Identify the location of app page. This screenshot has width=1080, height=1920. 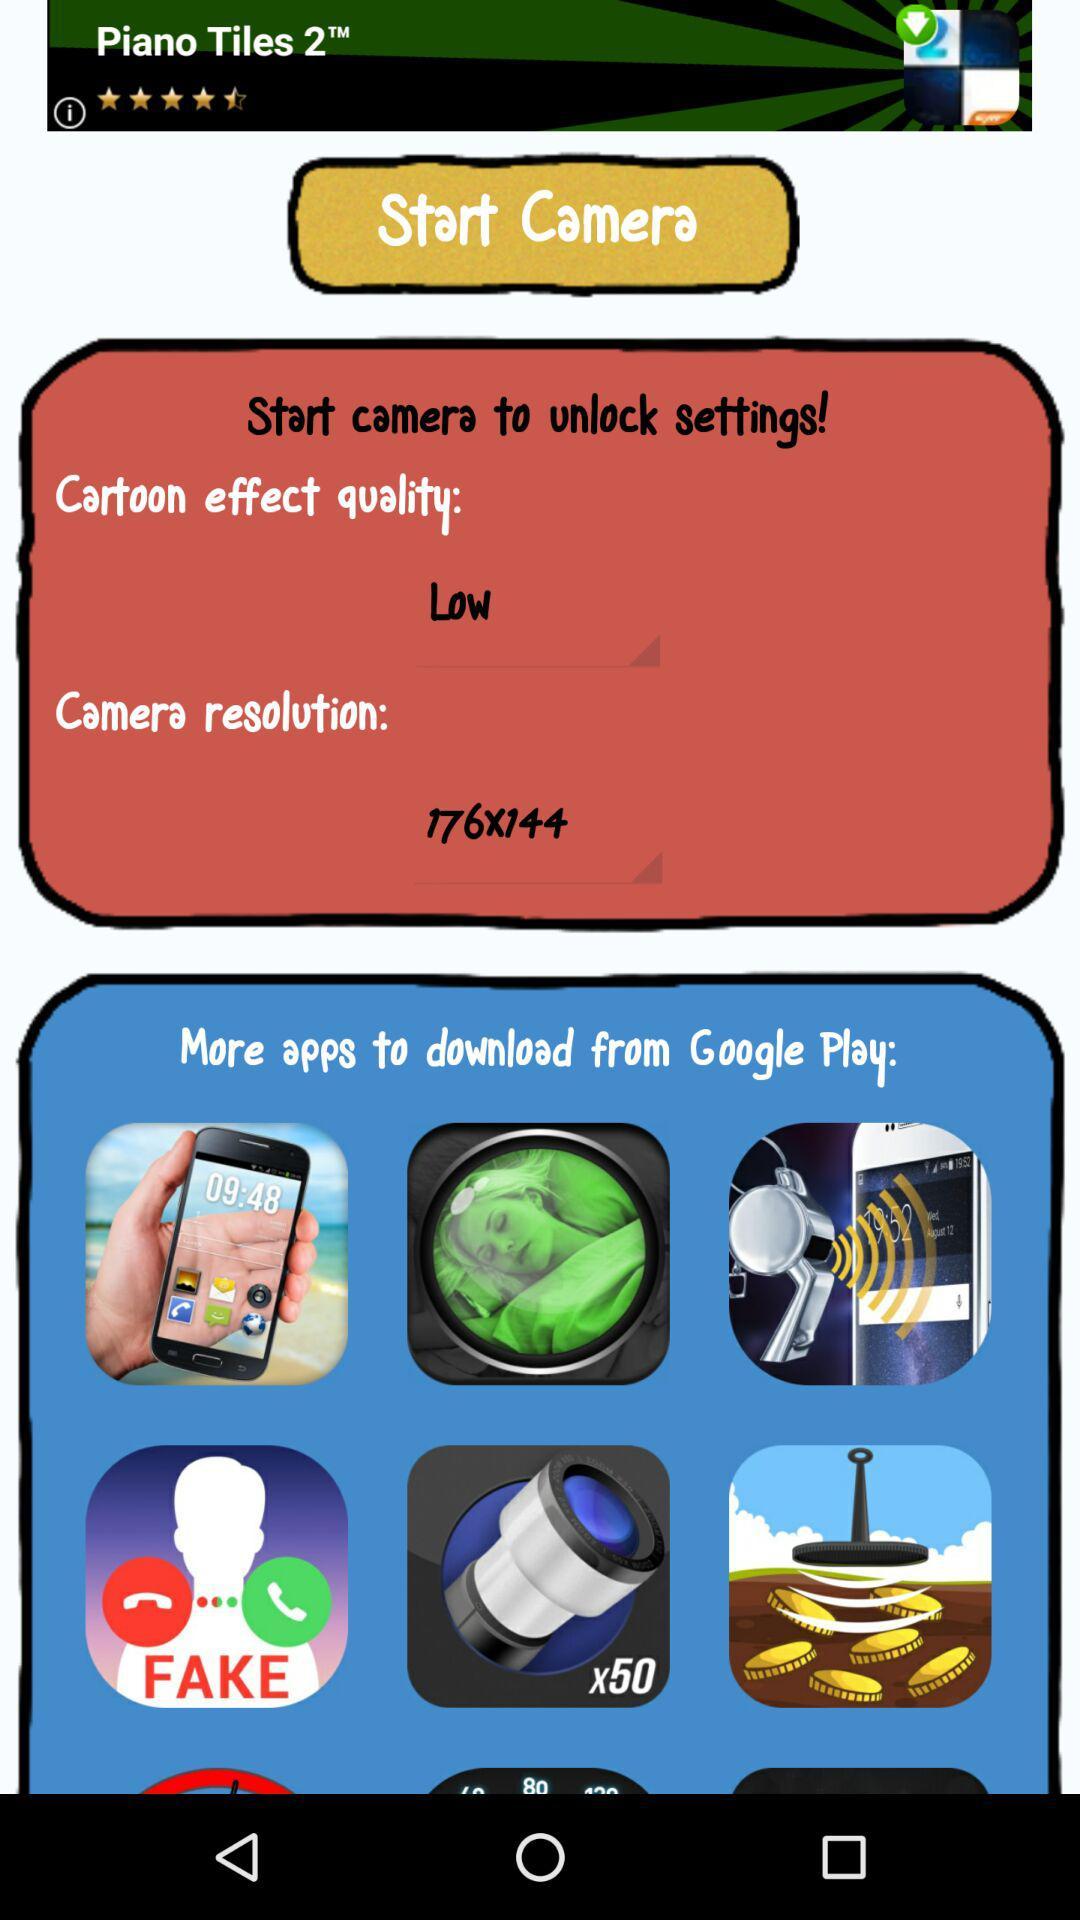
(216, 1575).